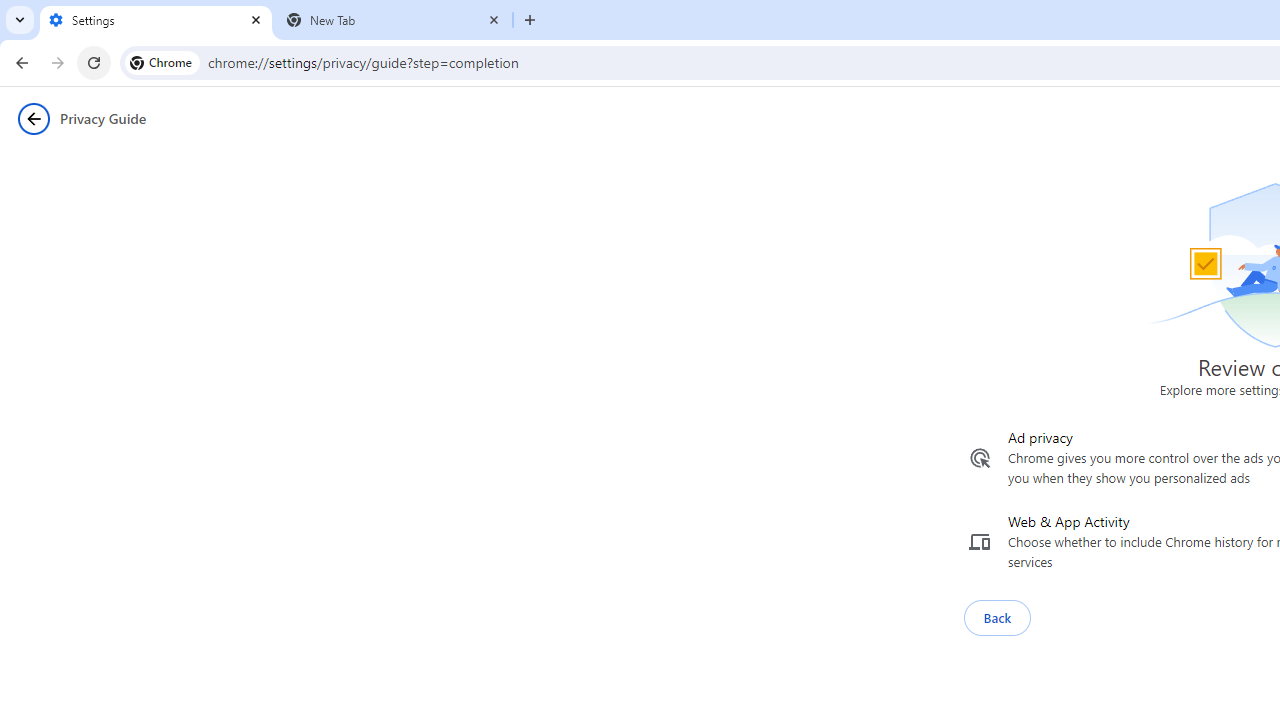 This screenshot has height=720, width=1280. What do you see at coordinates (394, 20) in the screenshot?
I see `'New Tab'` at bounding box center [394, 20].